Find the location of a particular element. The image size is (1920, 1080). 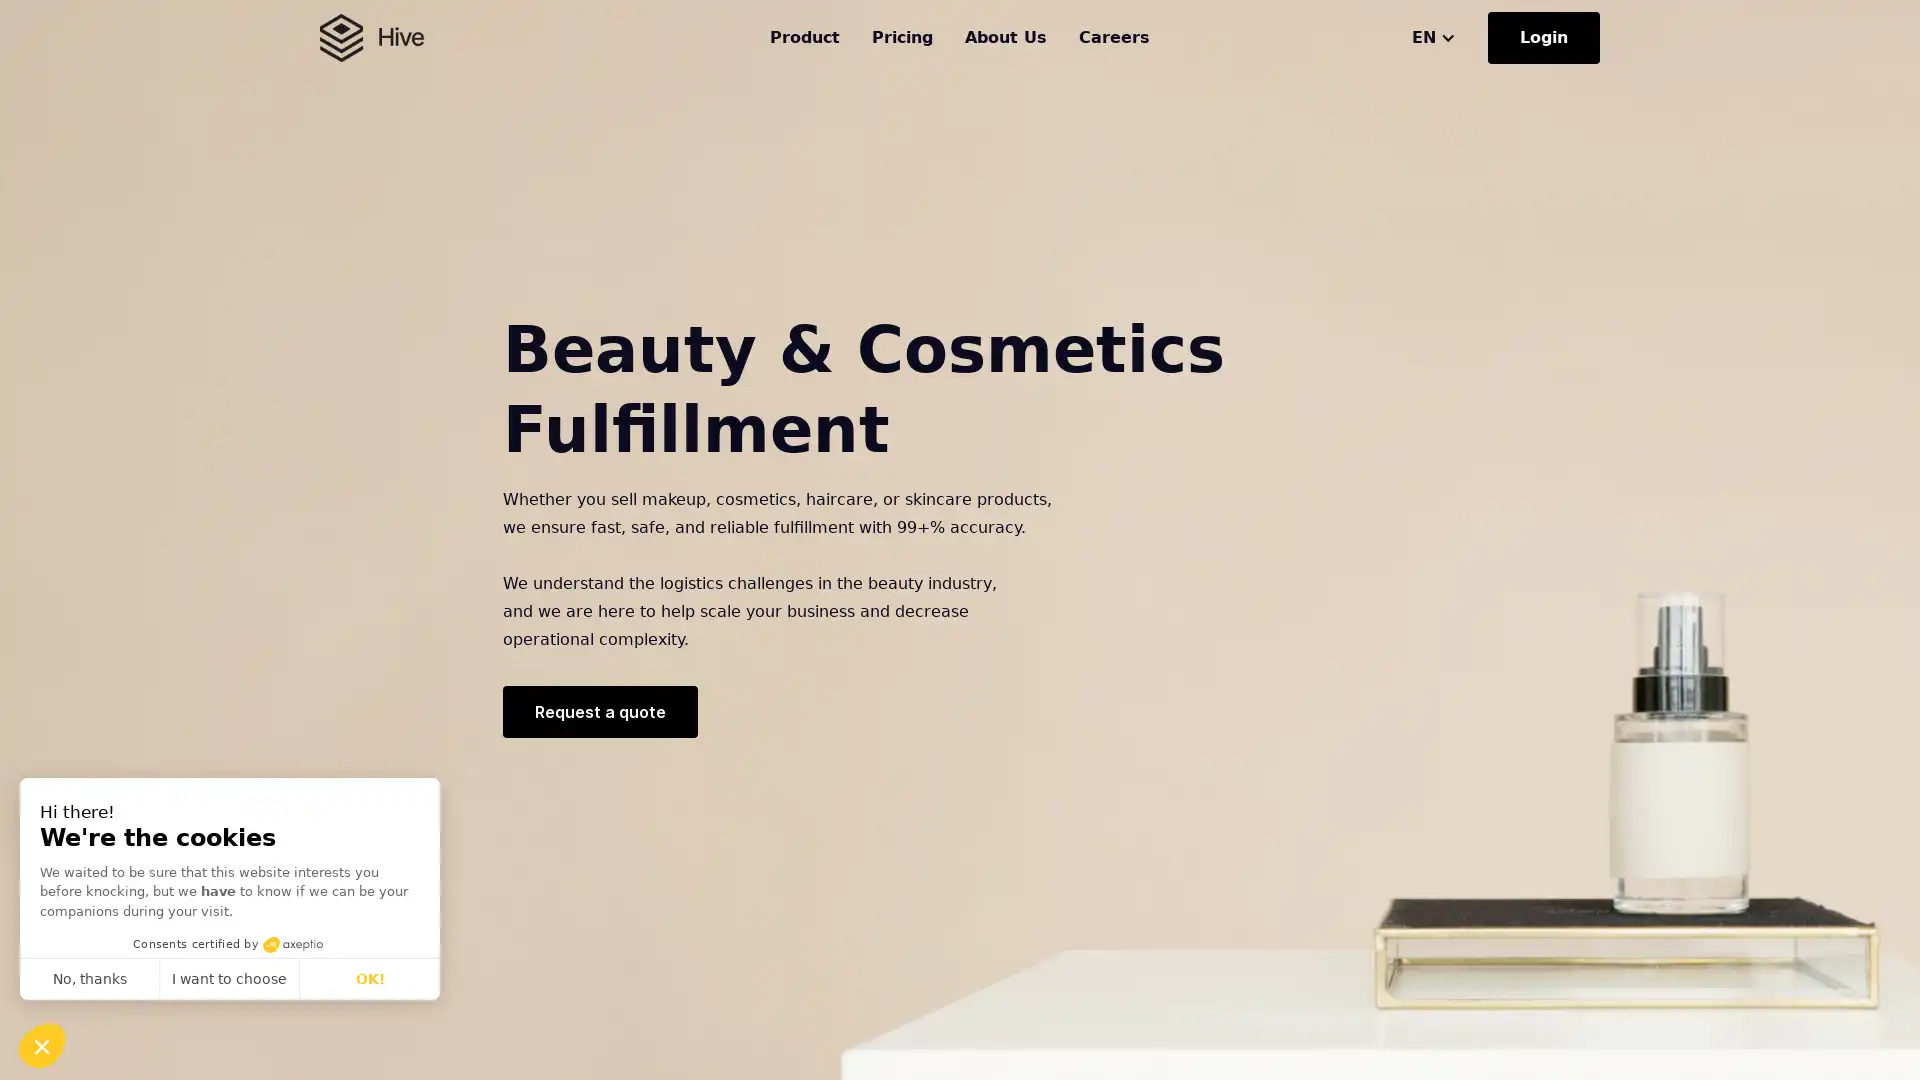

I want to choose is located at coordinates (230, 978).